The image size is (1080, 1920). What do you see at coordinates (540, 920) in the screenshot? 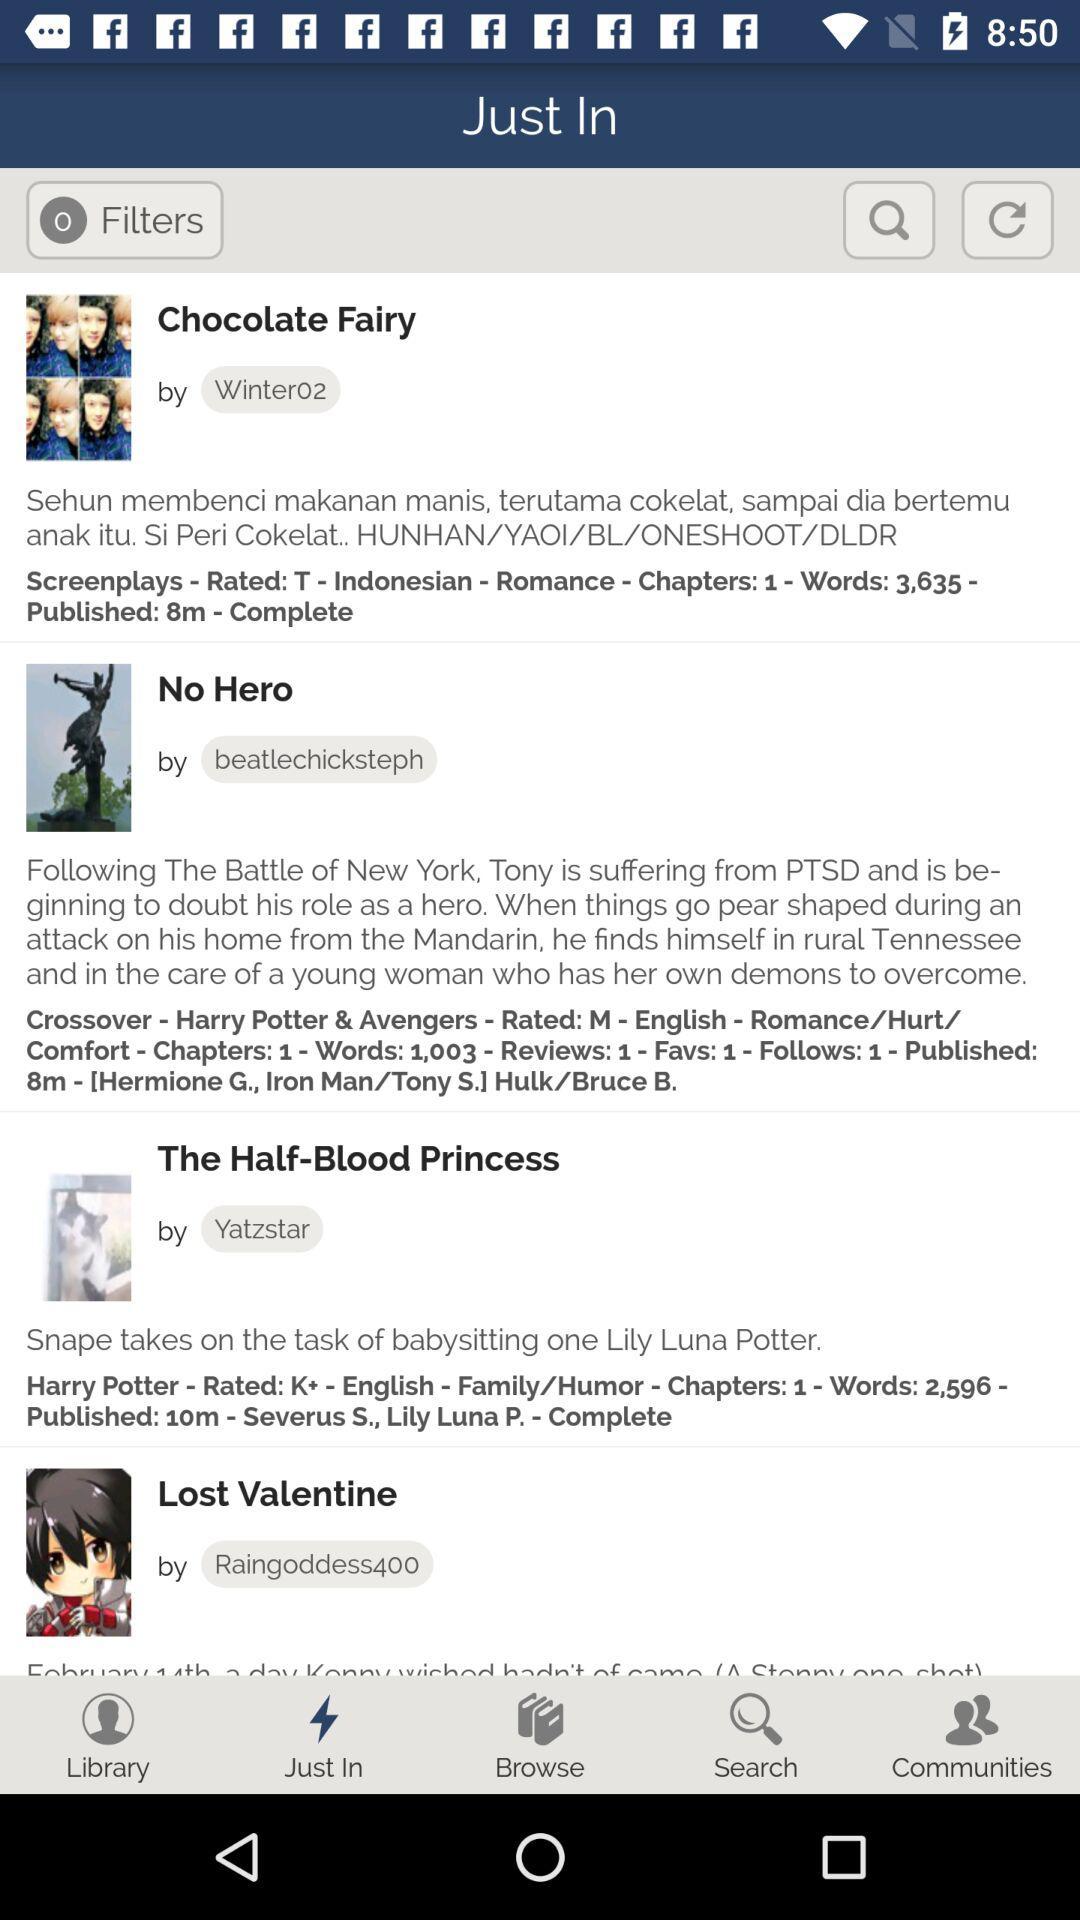
I see `following the battle item` at bounding box center [540, 920].